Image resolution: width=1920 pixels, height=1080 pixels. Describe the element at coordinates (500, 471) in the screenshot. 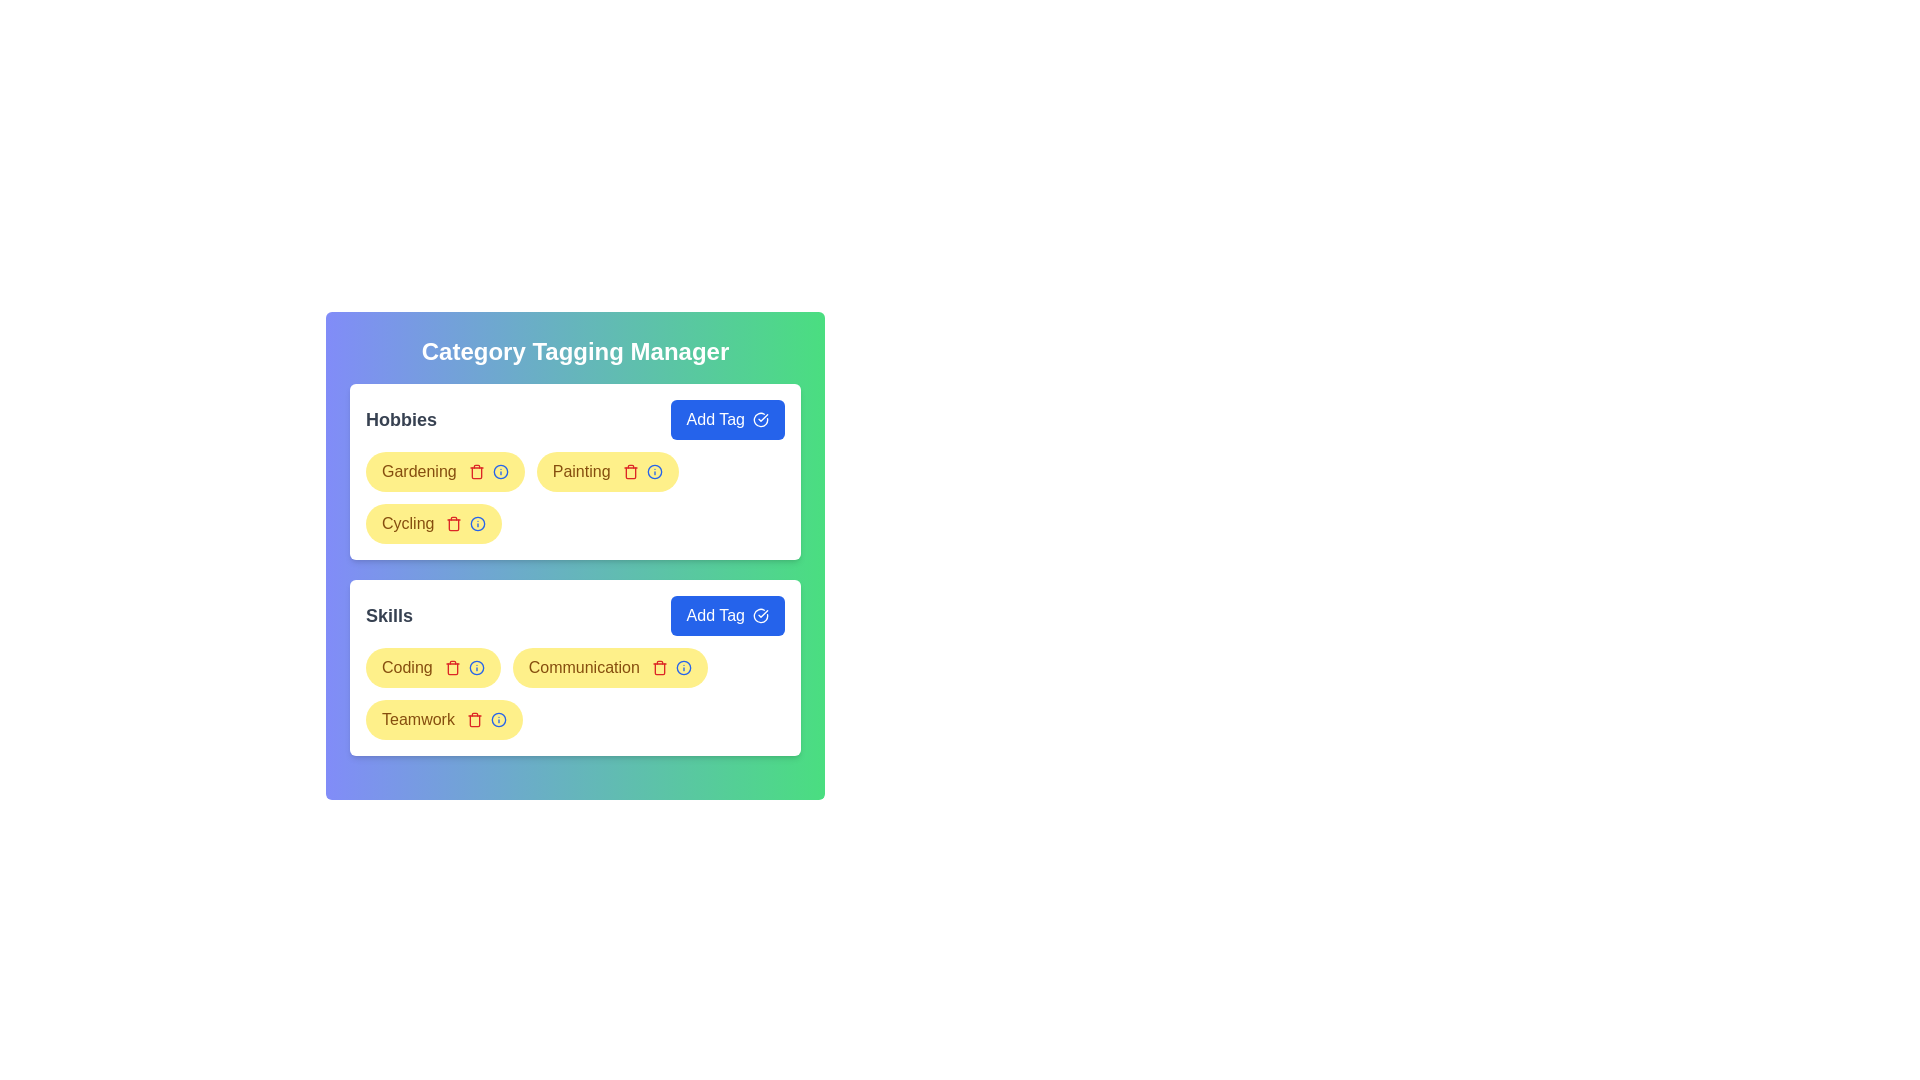

I see `the information icon located to the right of the 'Gardening' badge in the 'Hobbies' section of the 'Category Tagging Manager' module` at that location.